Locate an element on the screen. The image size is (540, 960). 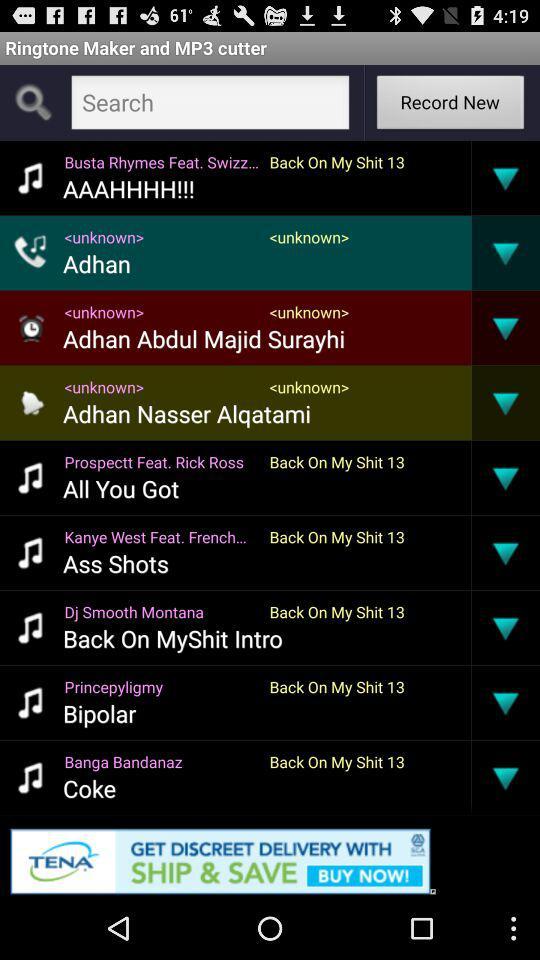
the advertisement is located at coordinates (270, 856).